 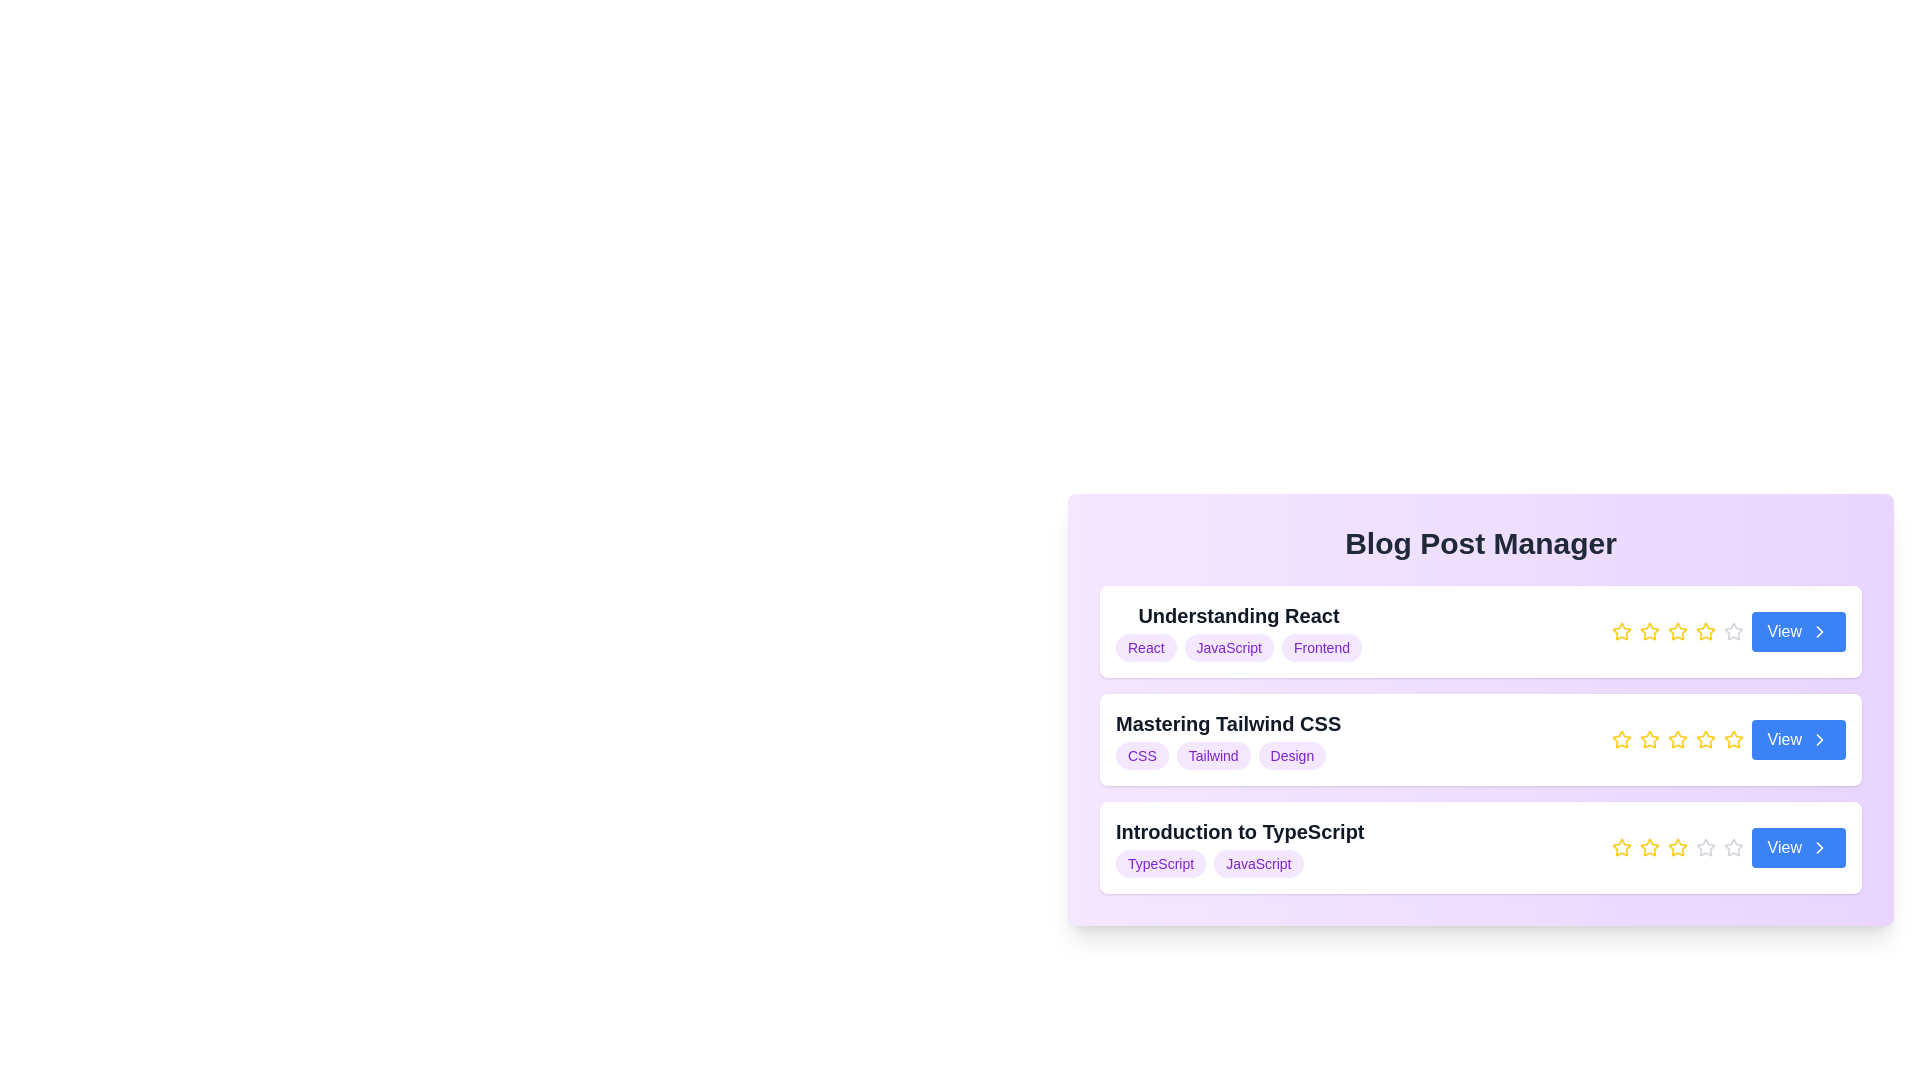 I want to click on the arrow indicator located on the far-right side of the 'View' button for the 'Mastering Tailwind CSS' blog post, so click(x=1819, y=740).